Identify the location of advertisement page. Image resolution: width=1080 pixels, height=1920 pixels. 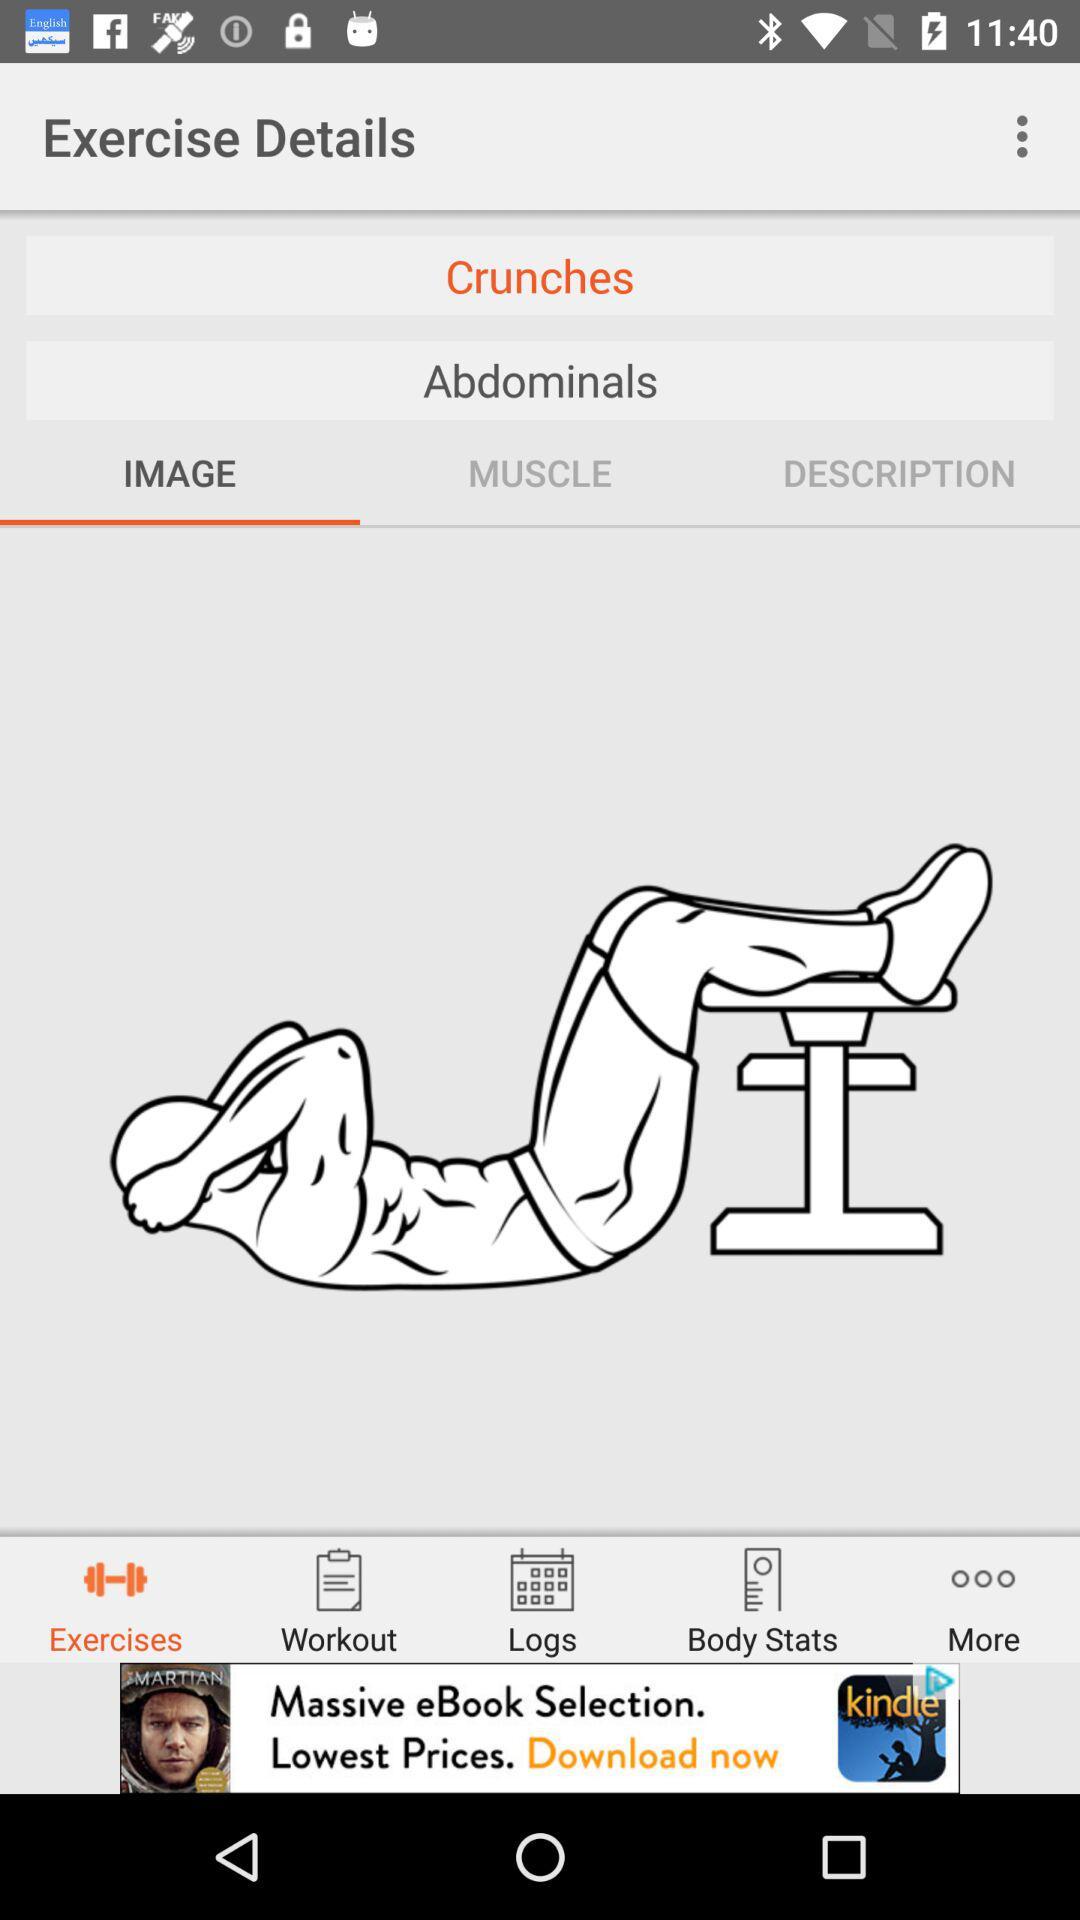
(540, 1727).